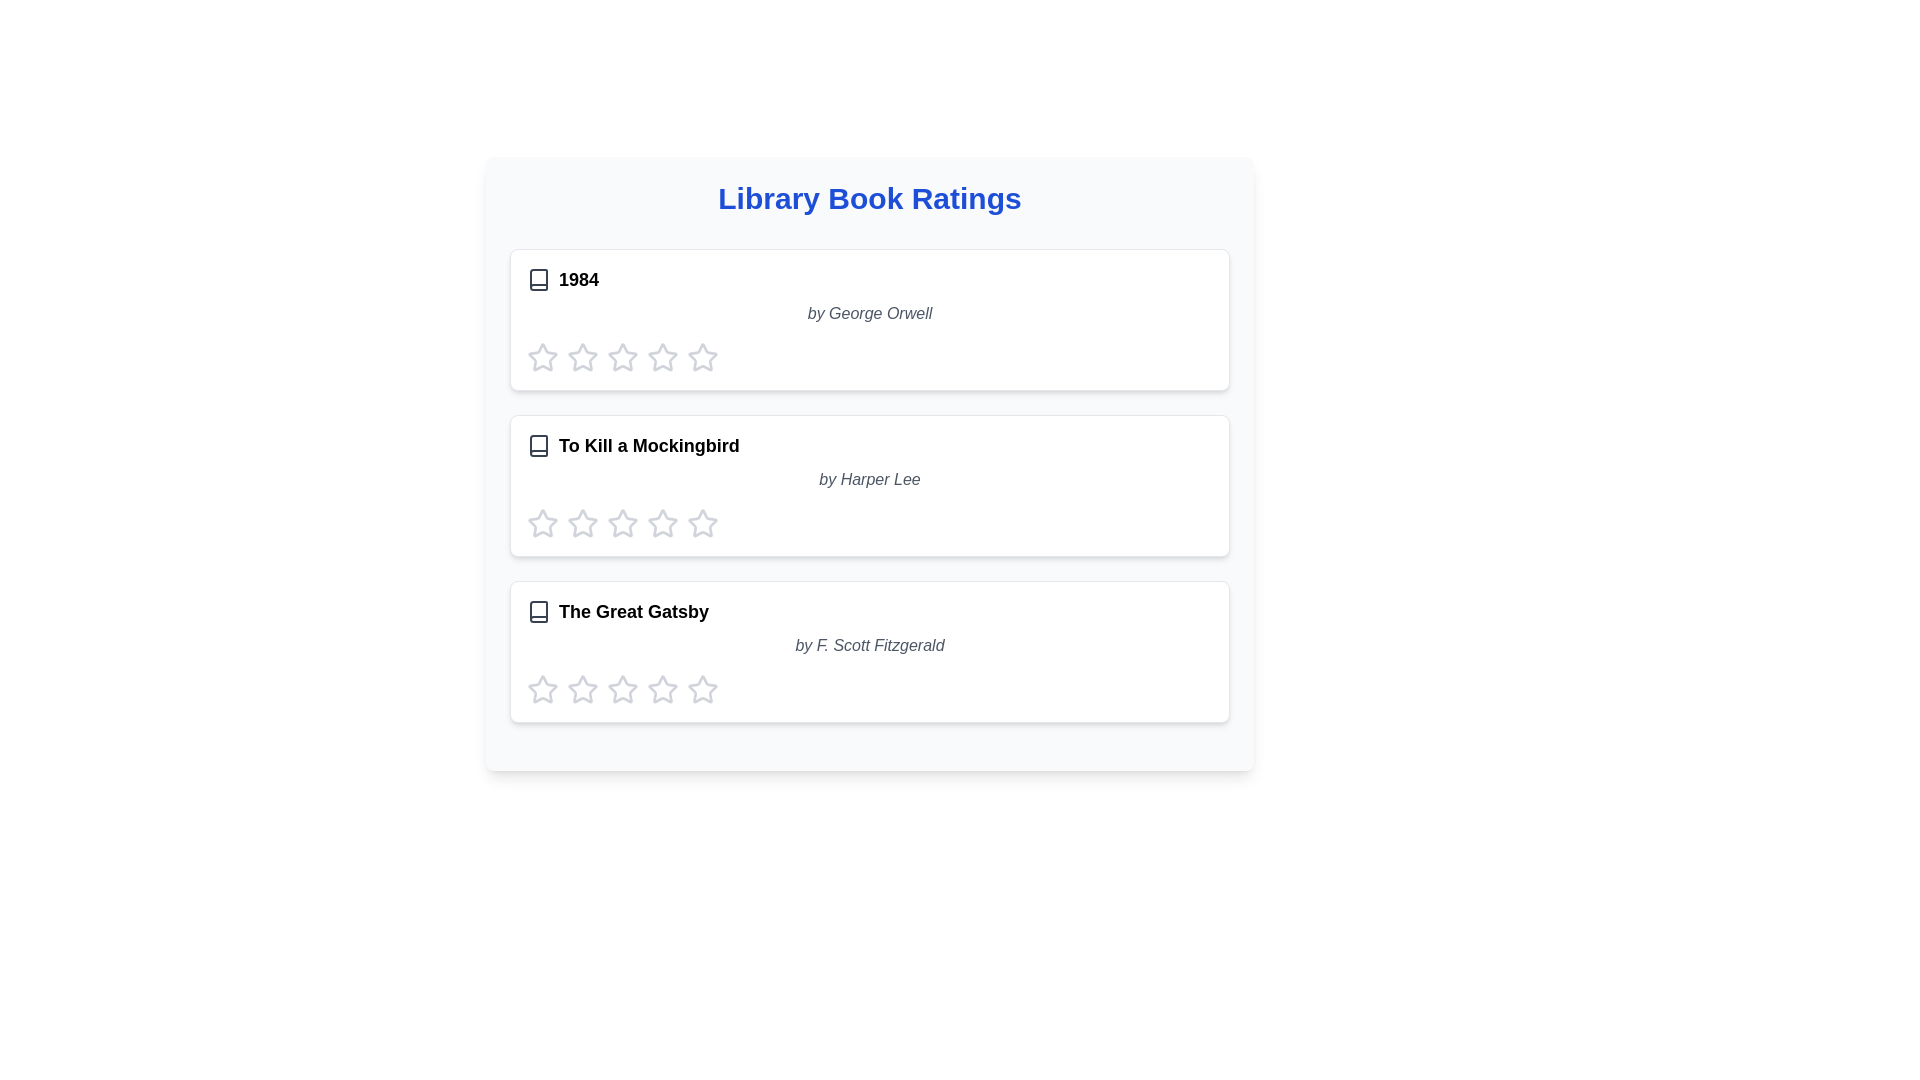  I want to click on the black and white vector icon resembling a book profile located to the left of the text '1984' in the first book entry of the 'Library Book Ratings' interface, so click(538, 280).